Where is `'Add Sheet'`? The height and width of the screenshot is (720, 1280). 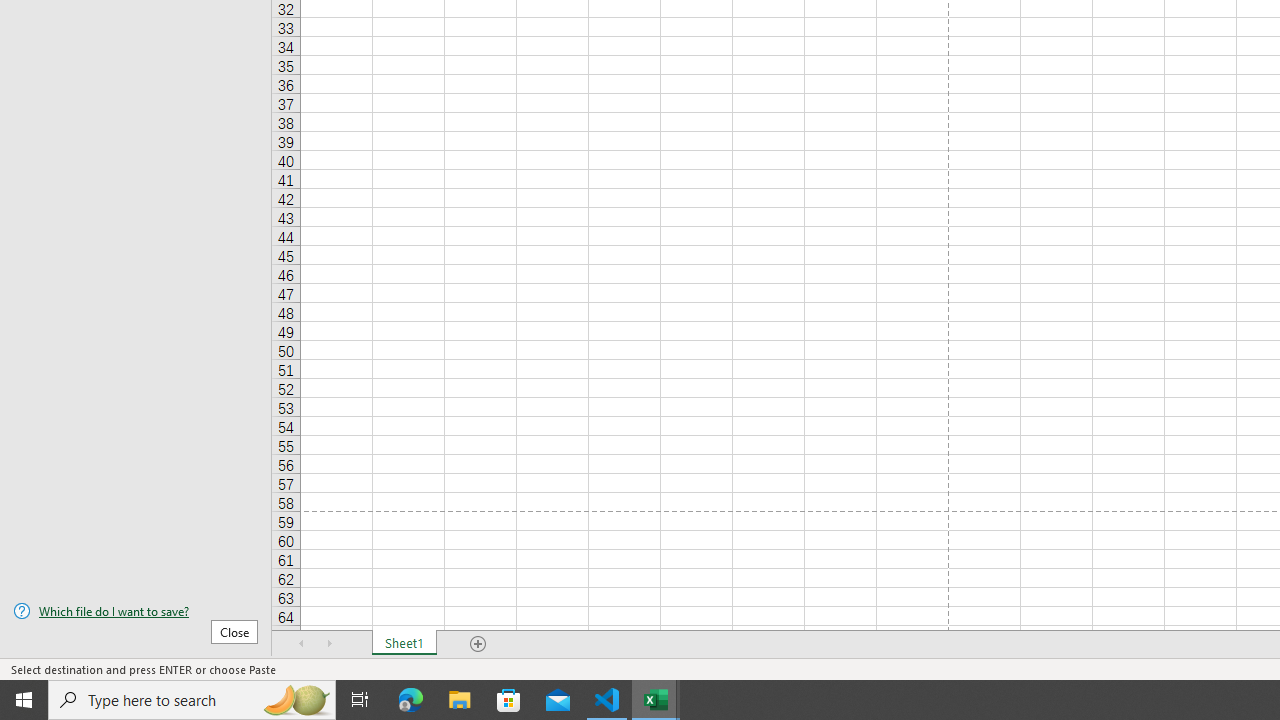 'Add Sheet' is located at coordinates (477, 644).